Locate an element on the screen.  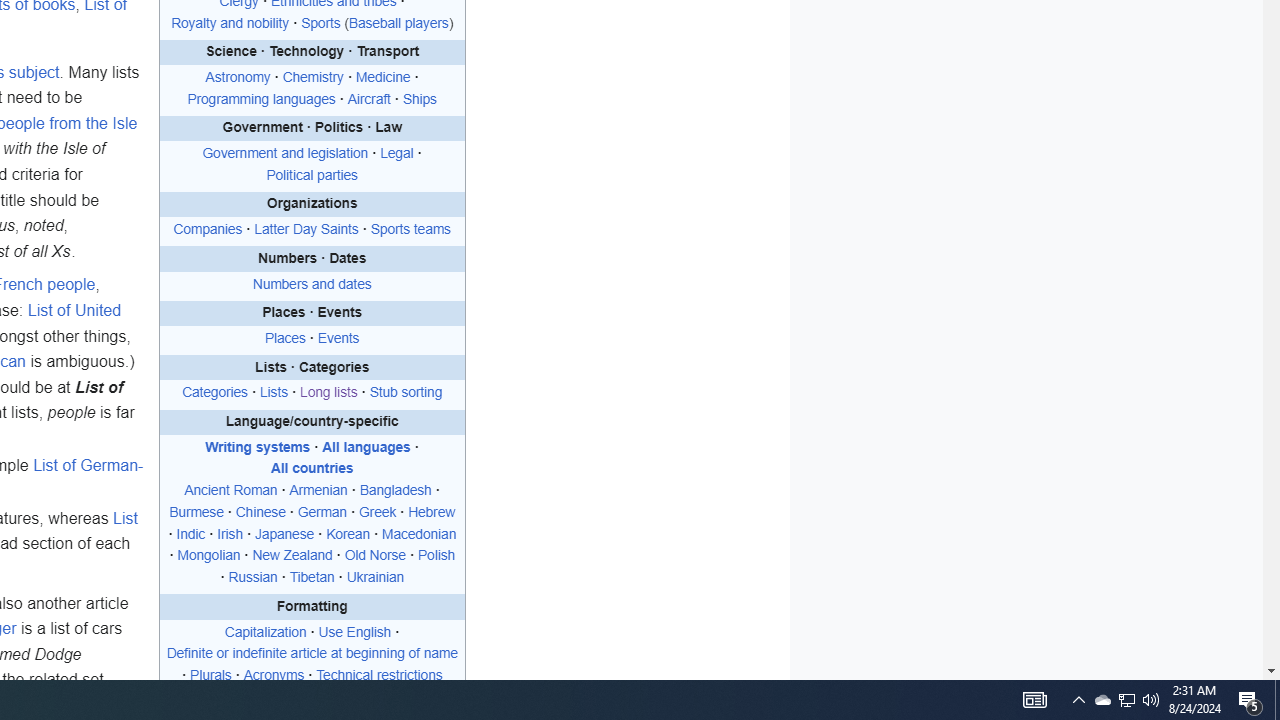
'Legal' is located at coordinates (396, 153).